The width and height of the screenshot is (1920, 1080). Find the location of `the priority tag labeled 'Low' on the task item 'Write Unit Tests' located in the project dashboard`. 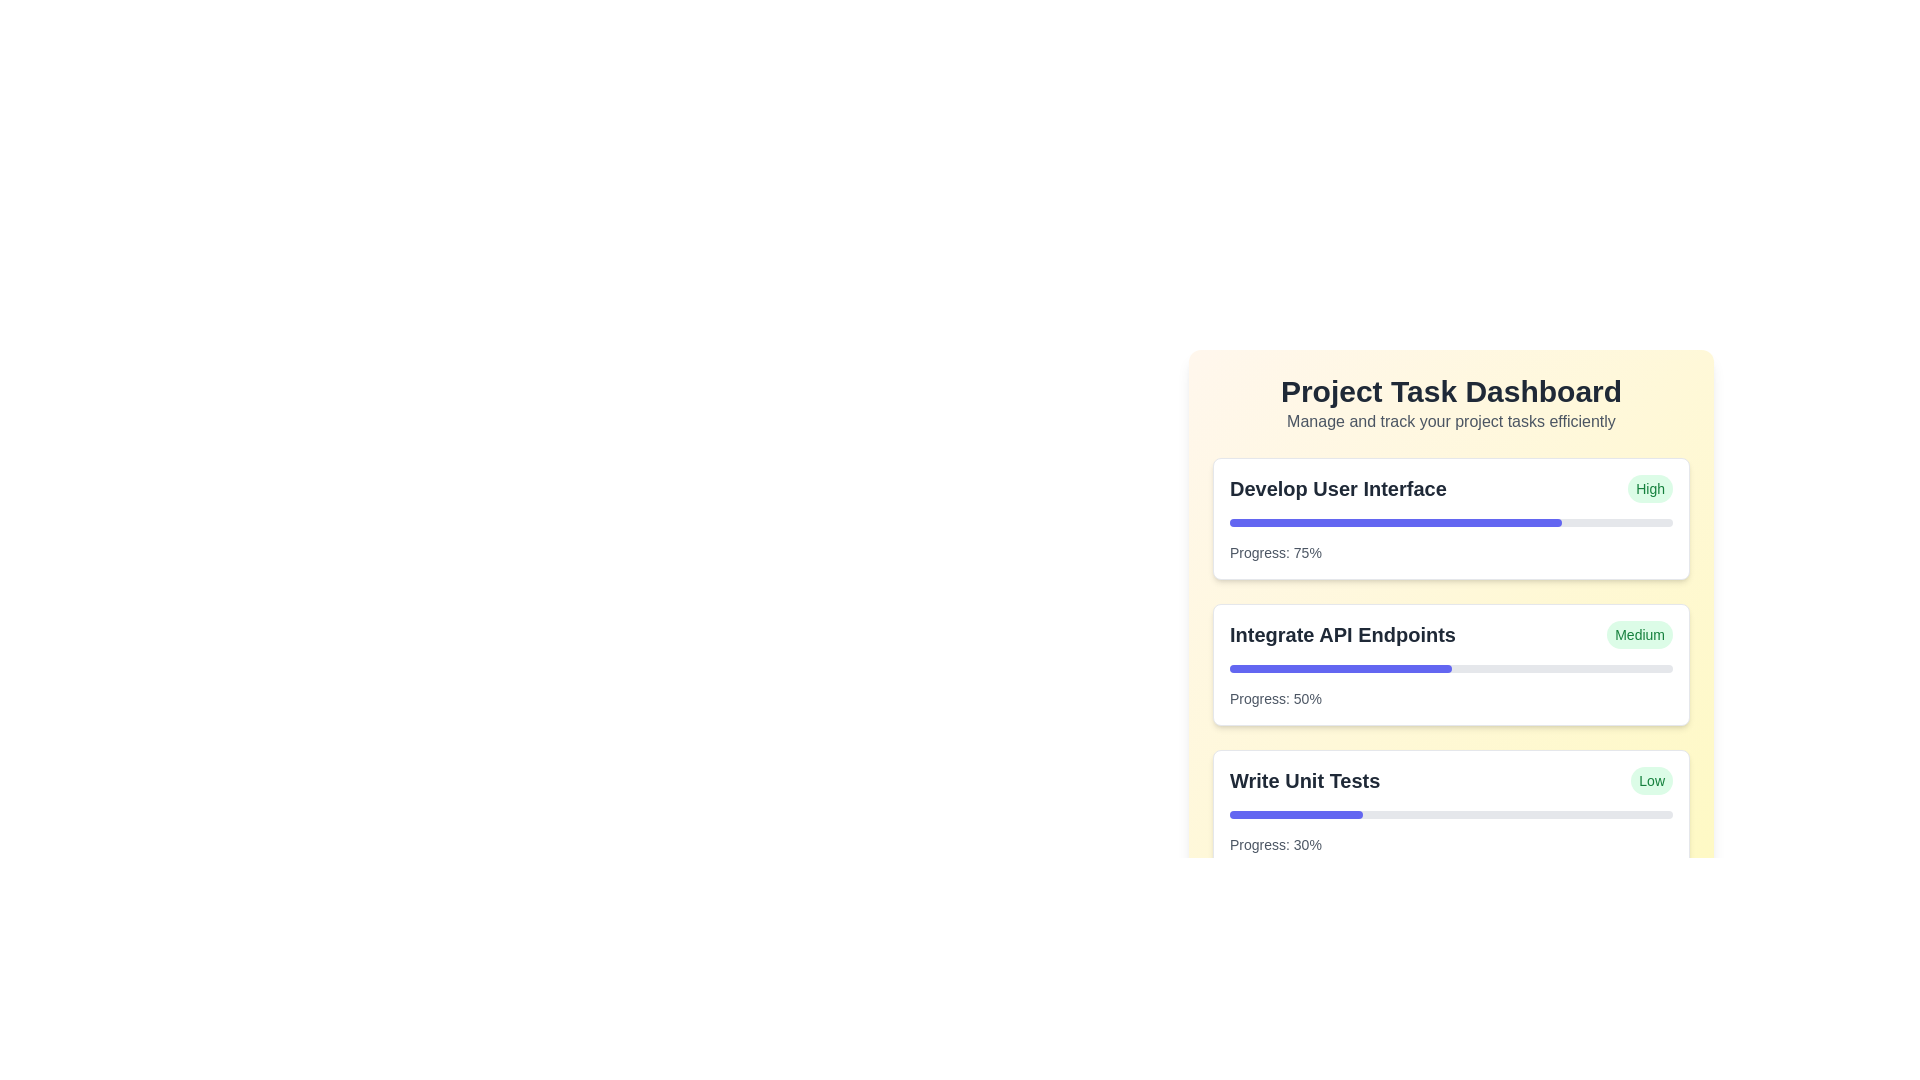

the priority tag labeled 'Low' on the task item 'Write Unit Tests' located in the project dashboard is located at coordinates (1451, 779).